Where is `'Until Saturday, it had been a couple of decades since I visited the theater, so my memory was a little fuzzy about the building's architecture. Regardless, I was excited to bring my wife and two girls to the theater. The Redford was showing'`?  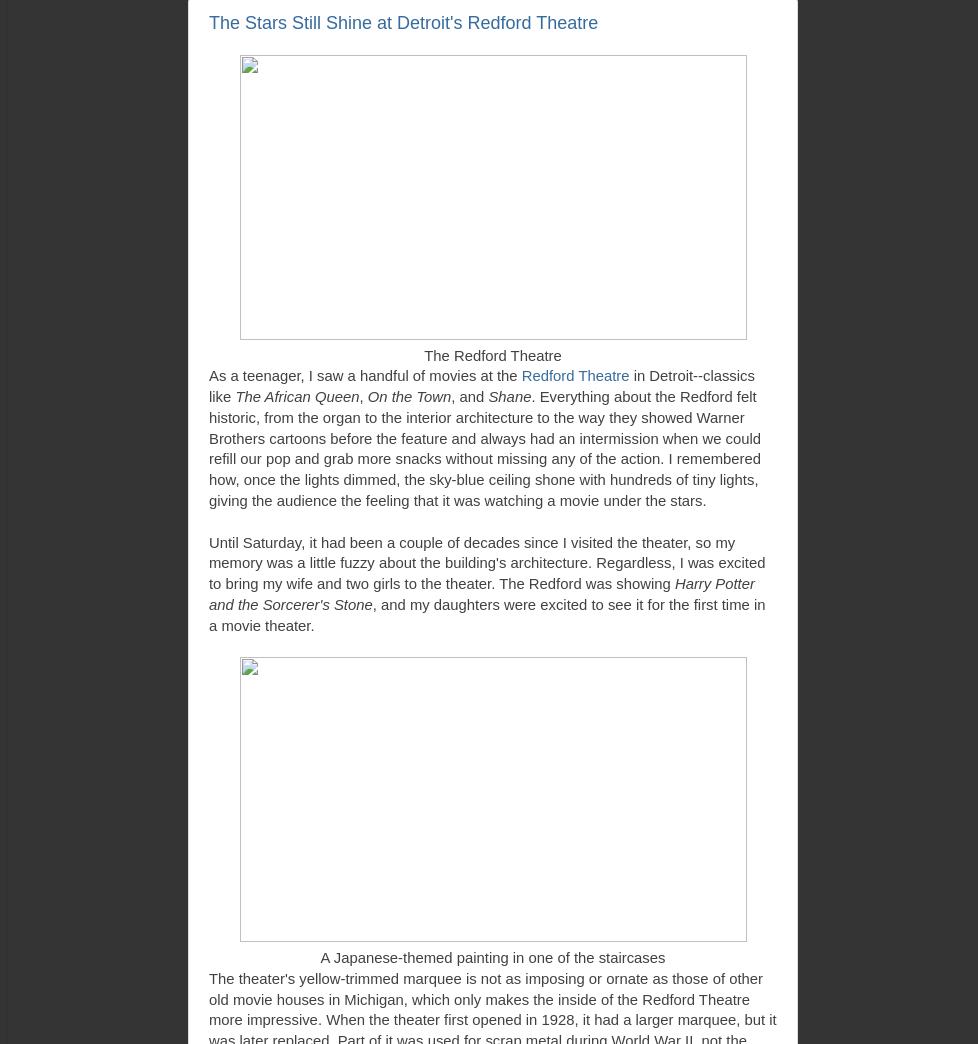 'Until Saturday, it had been a couple of decades since I visited the theater, so my memory was a little fuzzy about the building's architecture. Regardless, I was excited to bring my wife and two girls to the theater. The Redford was showing' is located at coordinates (486, 562).